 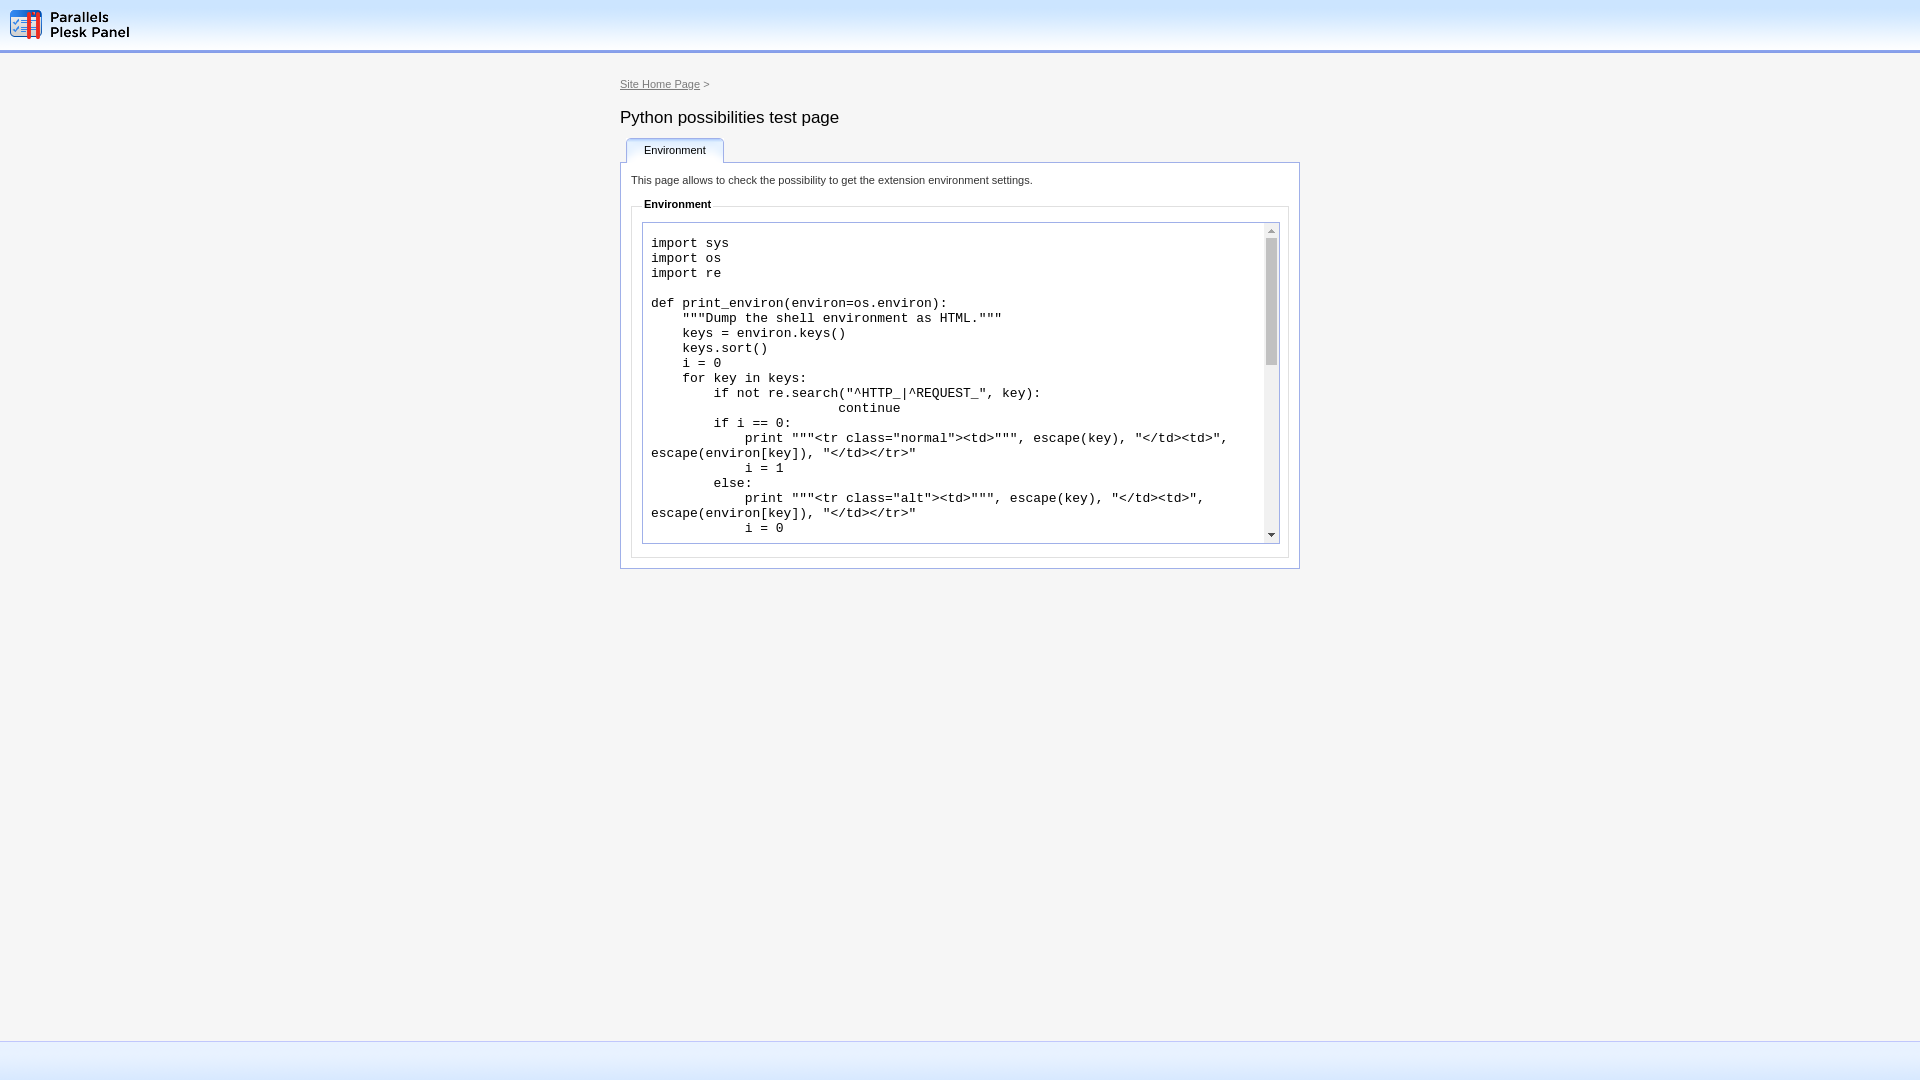 I want to click on 'Environment', so click(x=675, y=149).